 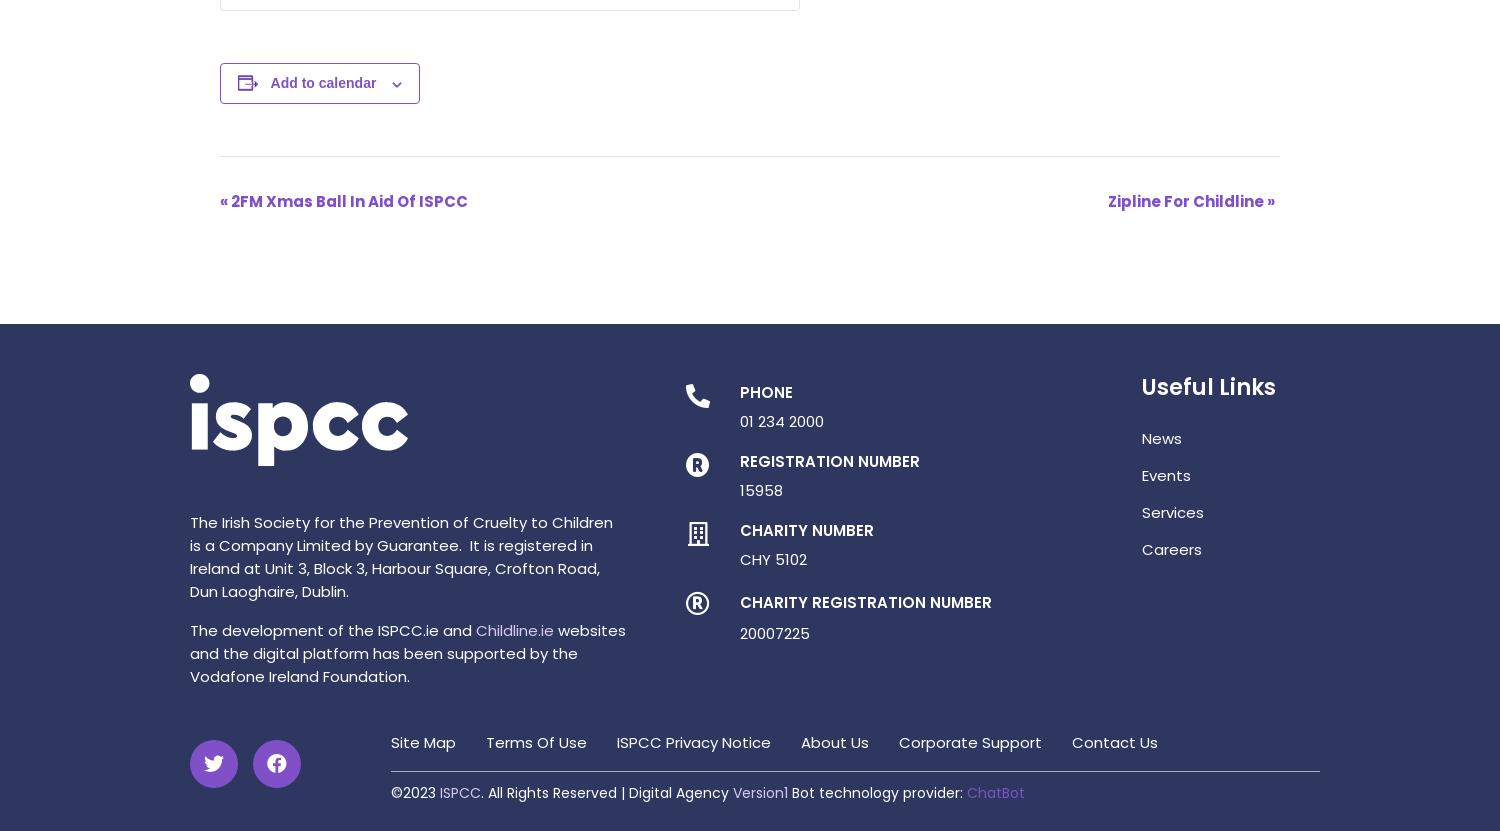 What do you see at coordinates (693, 742) in the screenshot?
I see `'ISPCC Privacy Notice'` at bounding box center [693, 742].